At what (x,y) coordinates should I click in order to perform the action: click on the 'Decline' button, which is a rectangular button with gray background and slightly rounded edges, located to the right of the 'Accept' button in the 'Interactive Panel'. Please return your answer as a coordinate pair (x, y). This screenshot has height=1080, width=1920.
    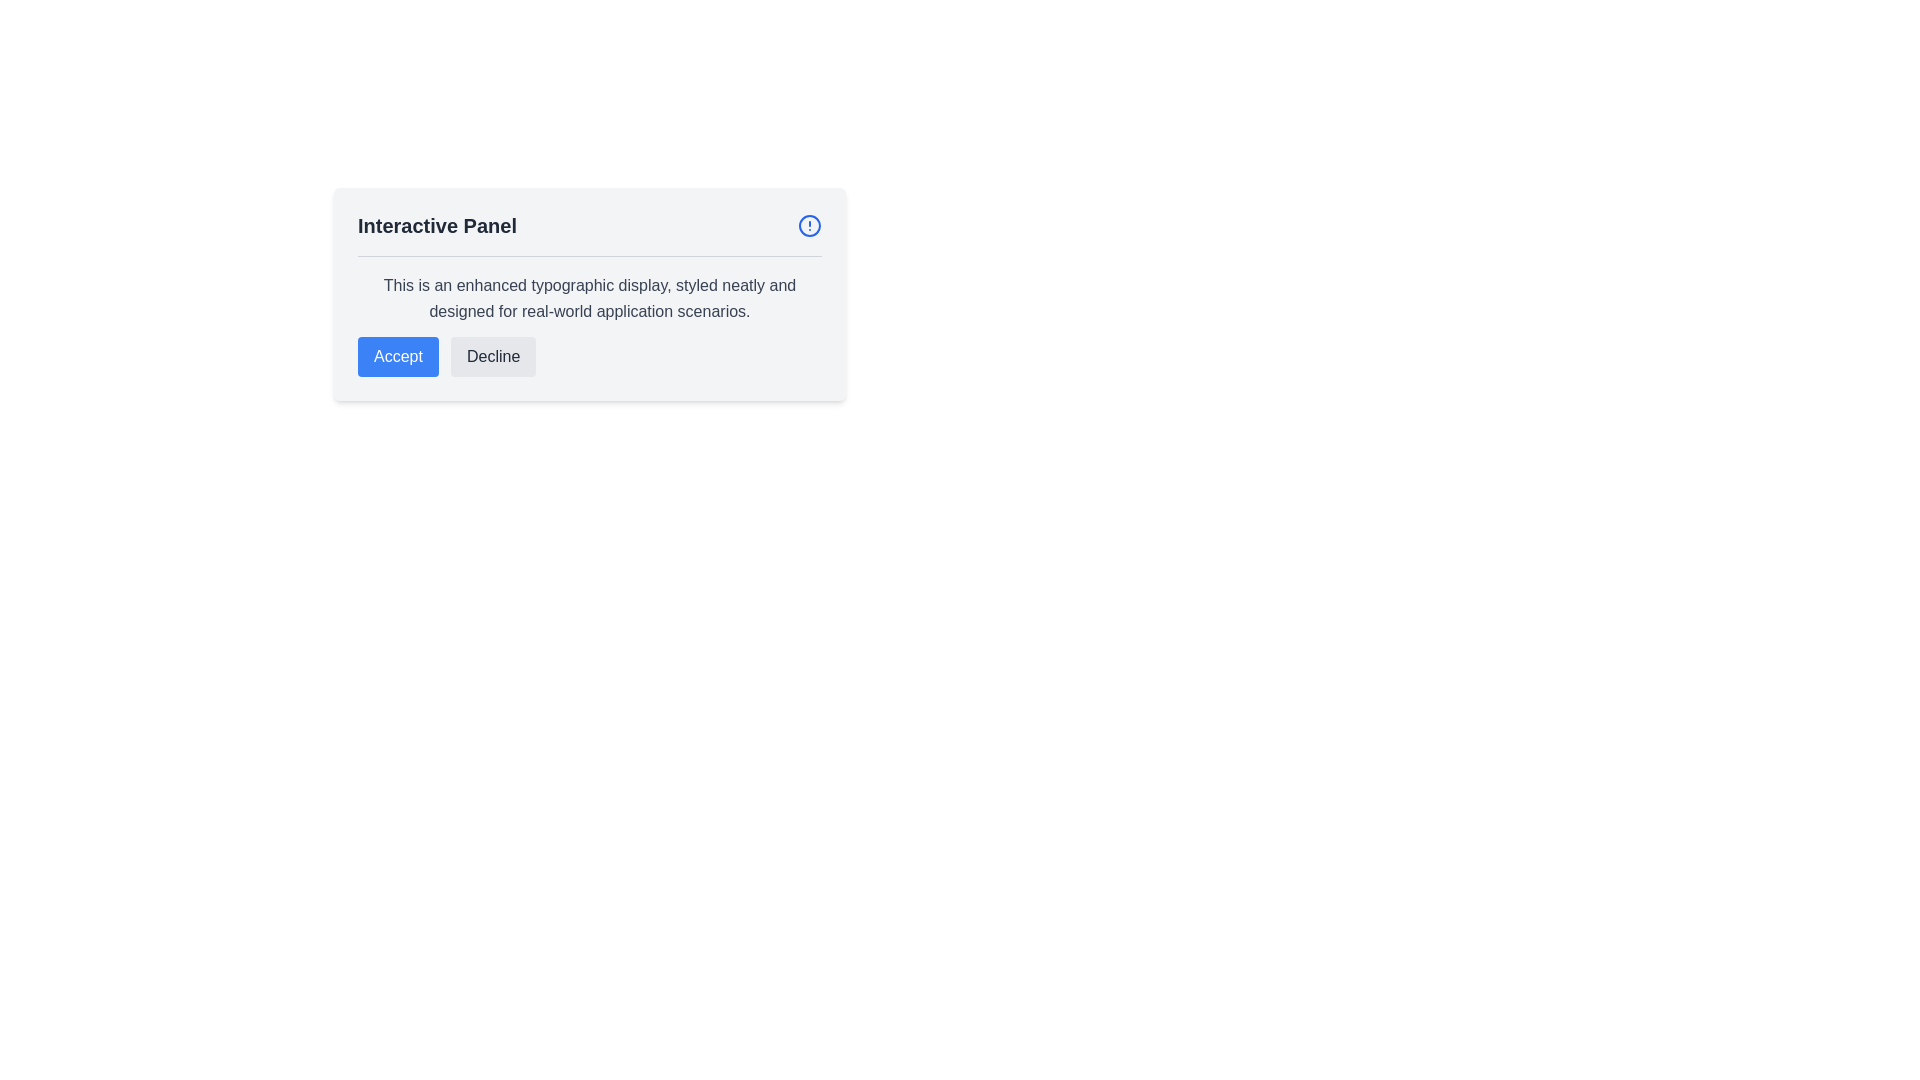
    Looking at the image, I should click on (493, 356).